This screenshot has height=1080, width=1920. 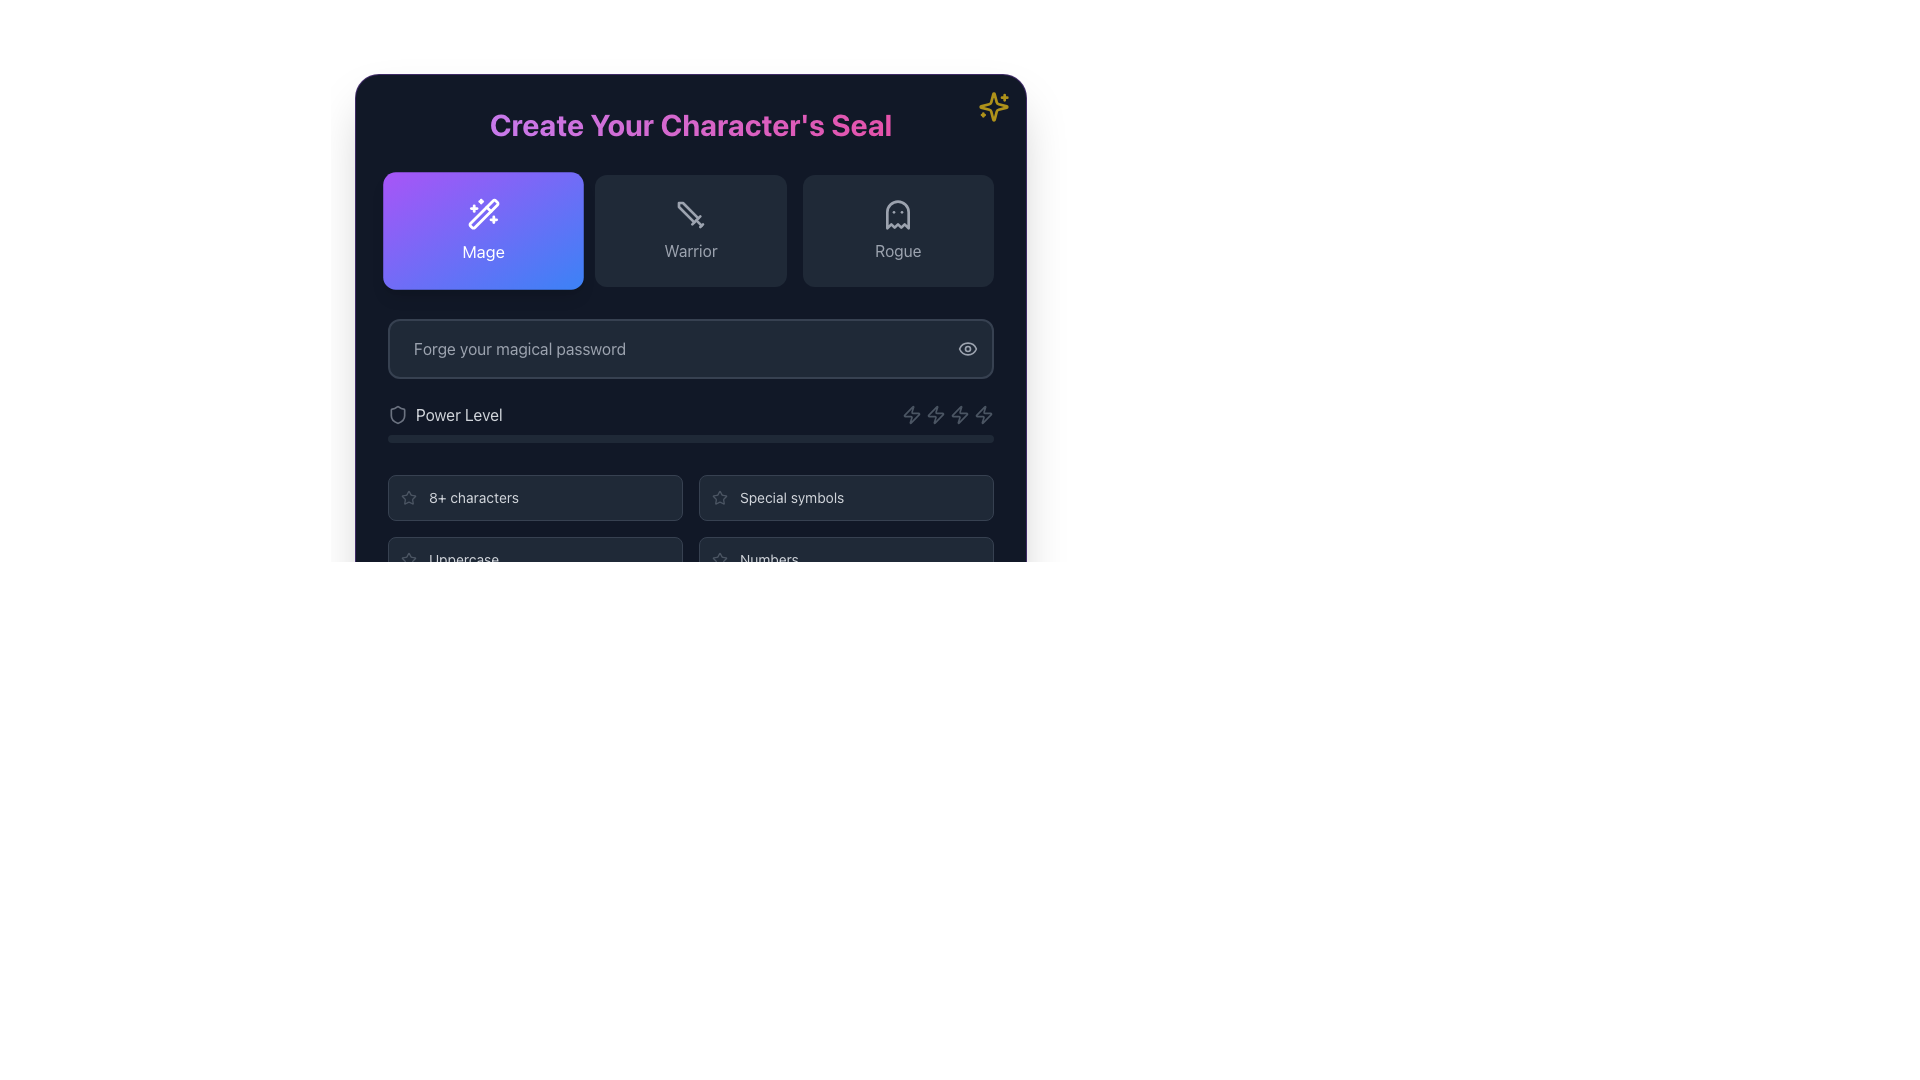 What do you see at coordinates (407, 496) in the screenshot?
I see `the decorative icon positioned to the left of the '8+ characters' text in the password validation section` at bounding box center [407, 496].